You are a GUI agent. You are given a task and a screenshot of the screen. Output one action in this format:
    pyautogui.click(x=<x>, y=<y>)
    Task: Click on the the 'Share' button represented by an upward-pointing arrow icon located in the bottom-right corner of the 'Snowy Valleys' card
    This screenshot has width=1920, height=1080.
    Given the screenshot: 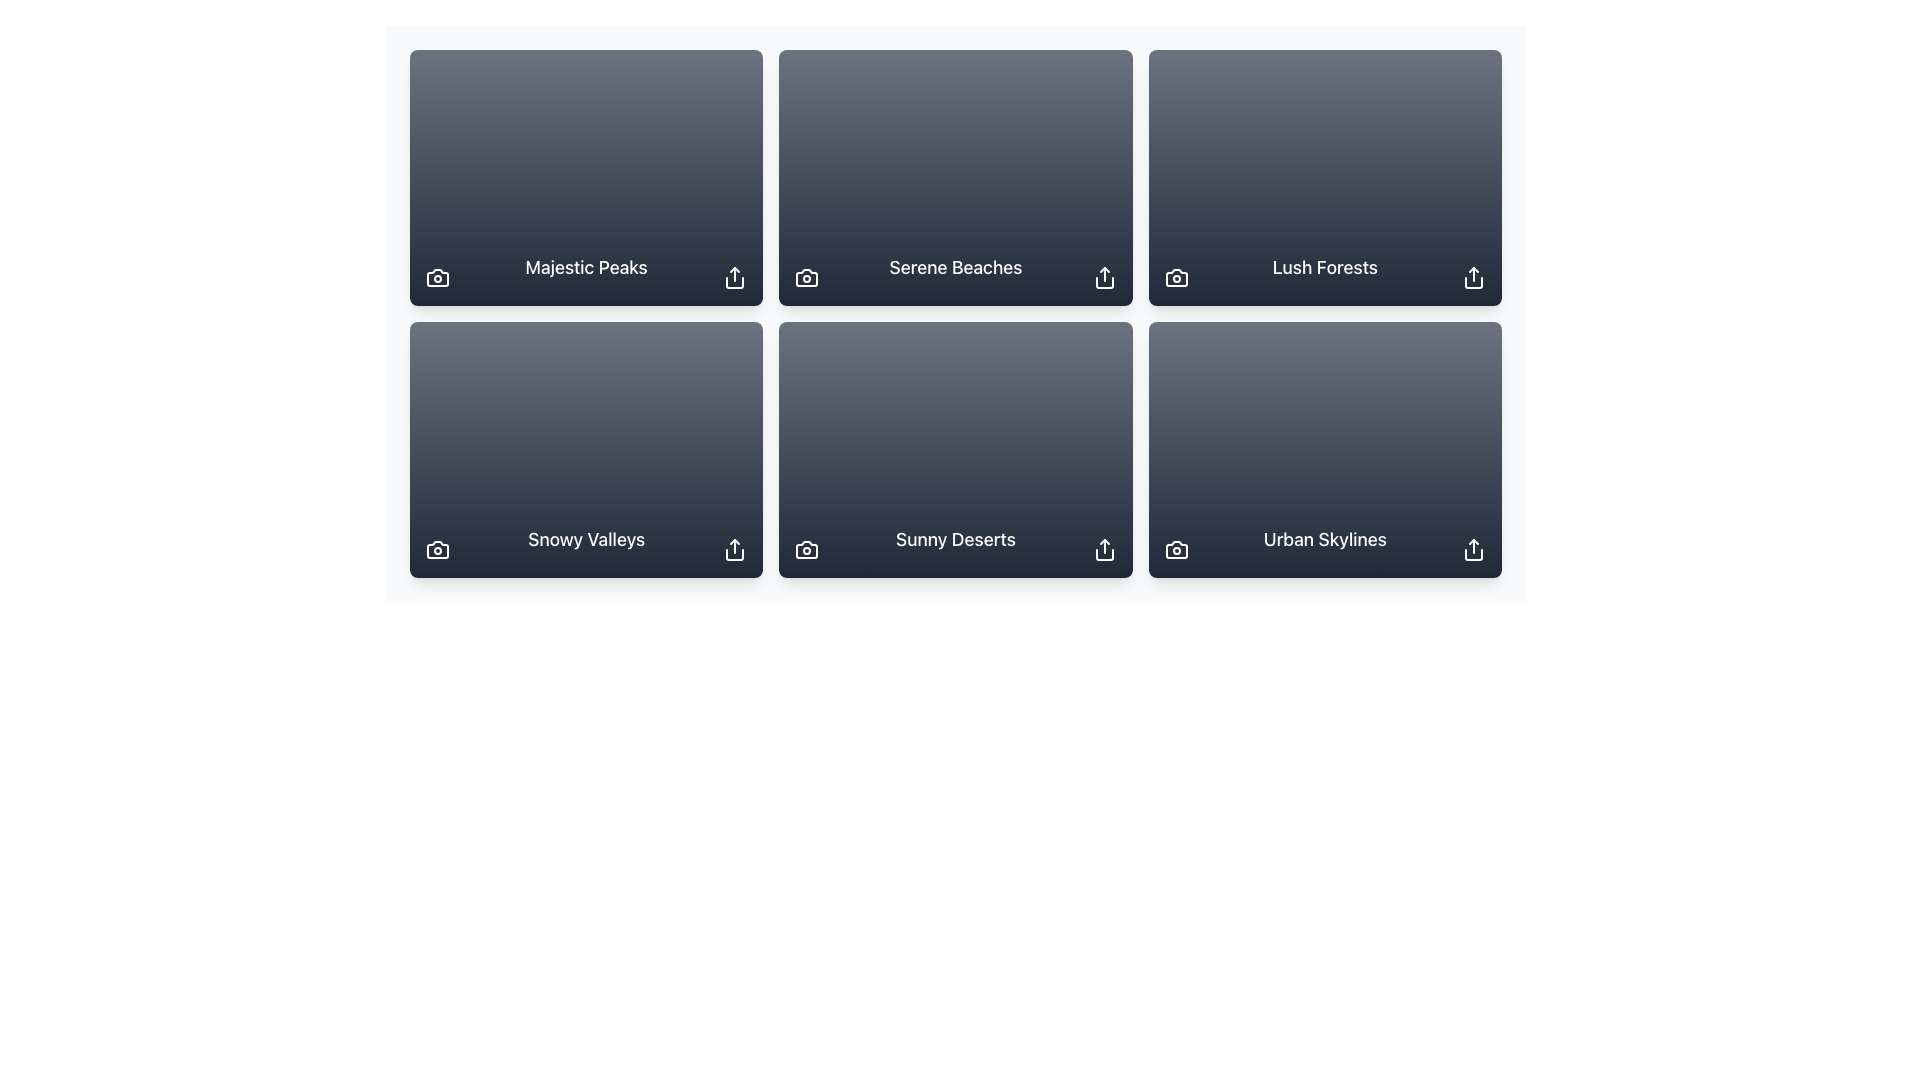 What is the action you would take?
    pyautogui.click(x=734, y=550)
    